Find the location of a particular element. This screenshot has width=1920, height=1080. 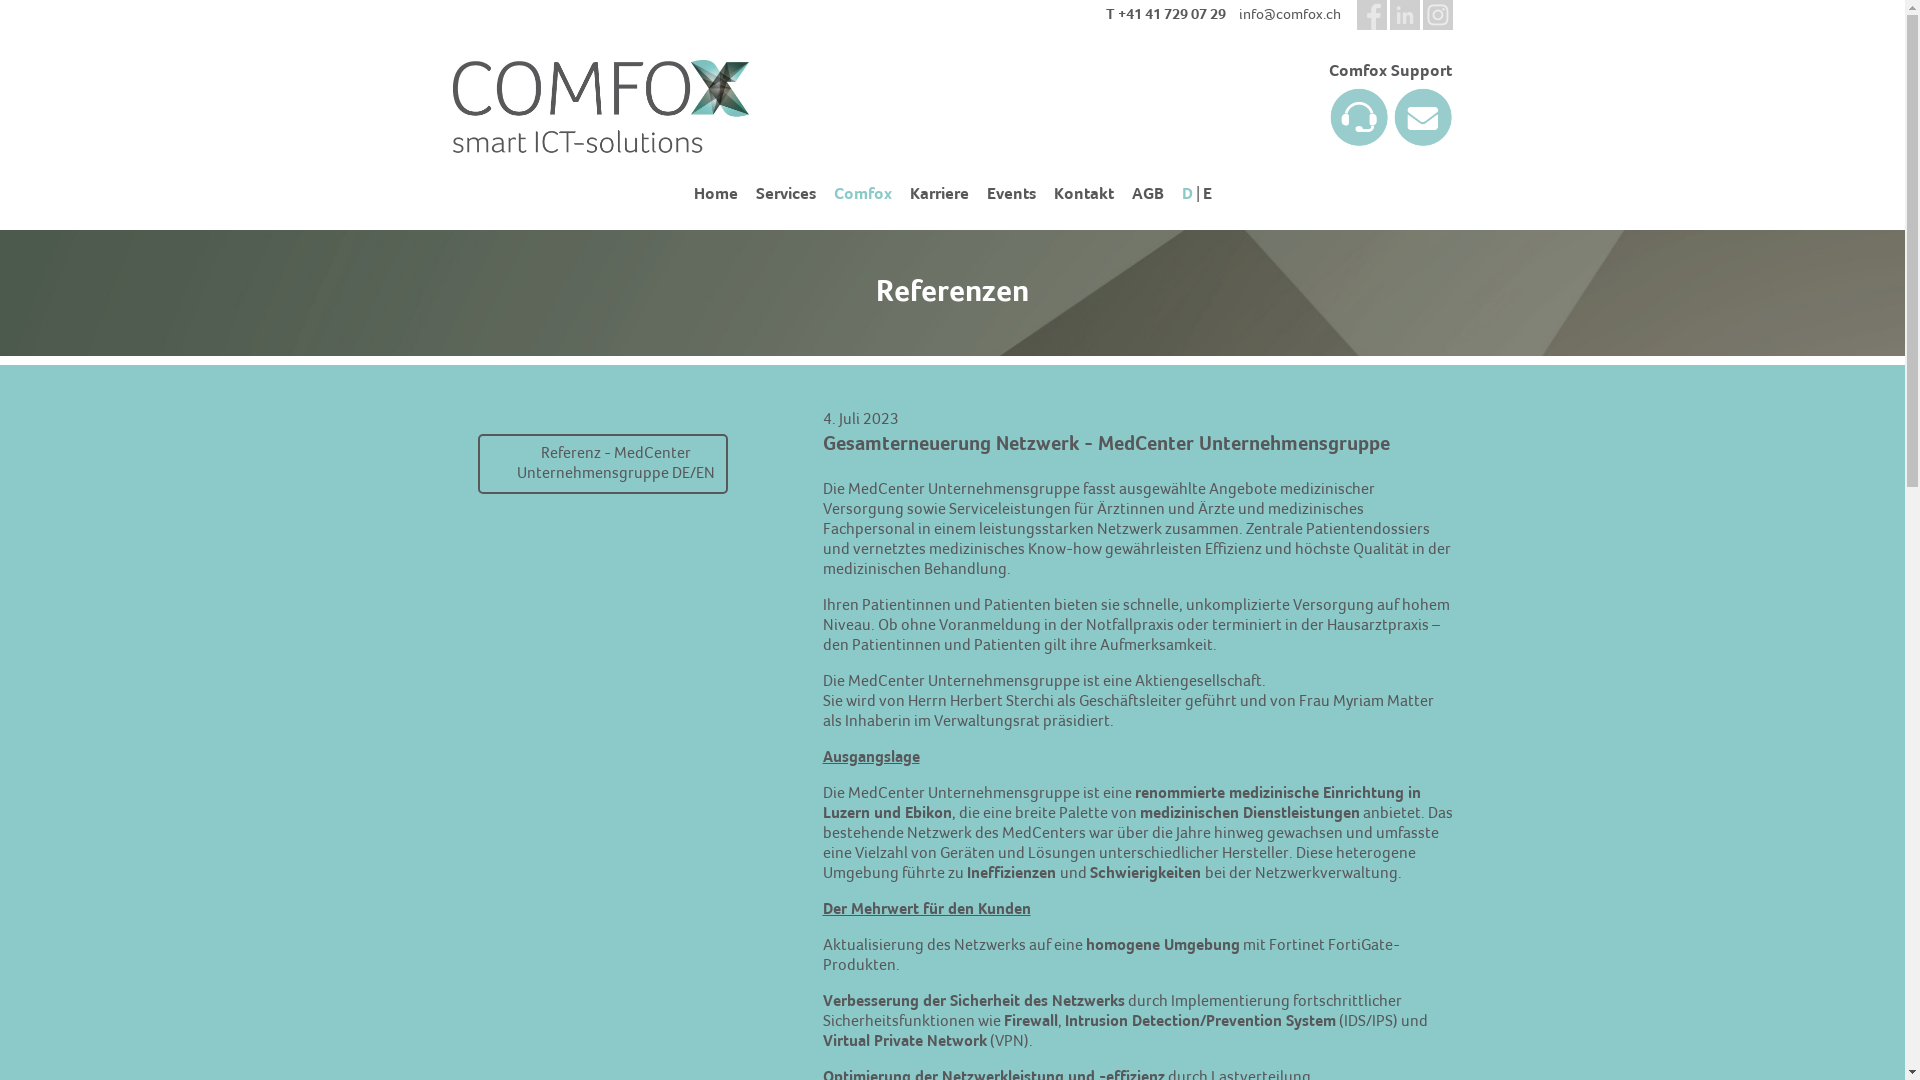

'AGB' is located at coordinates (1147, 194).